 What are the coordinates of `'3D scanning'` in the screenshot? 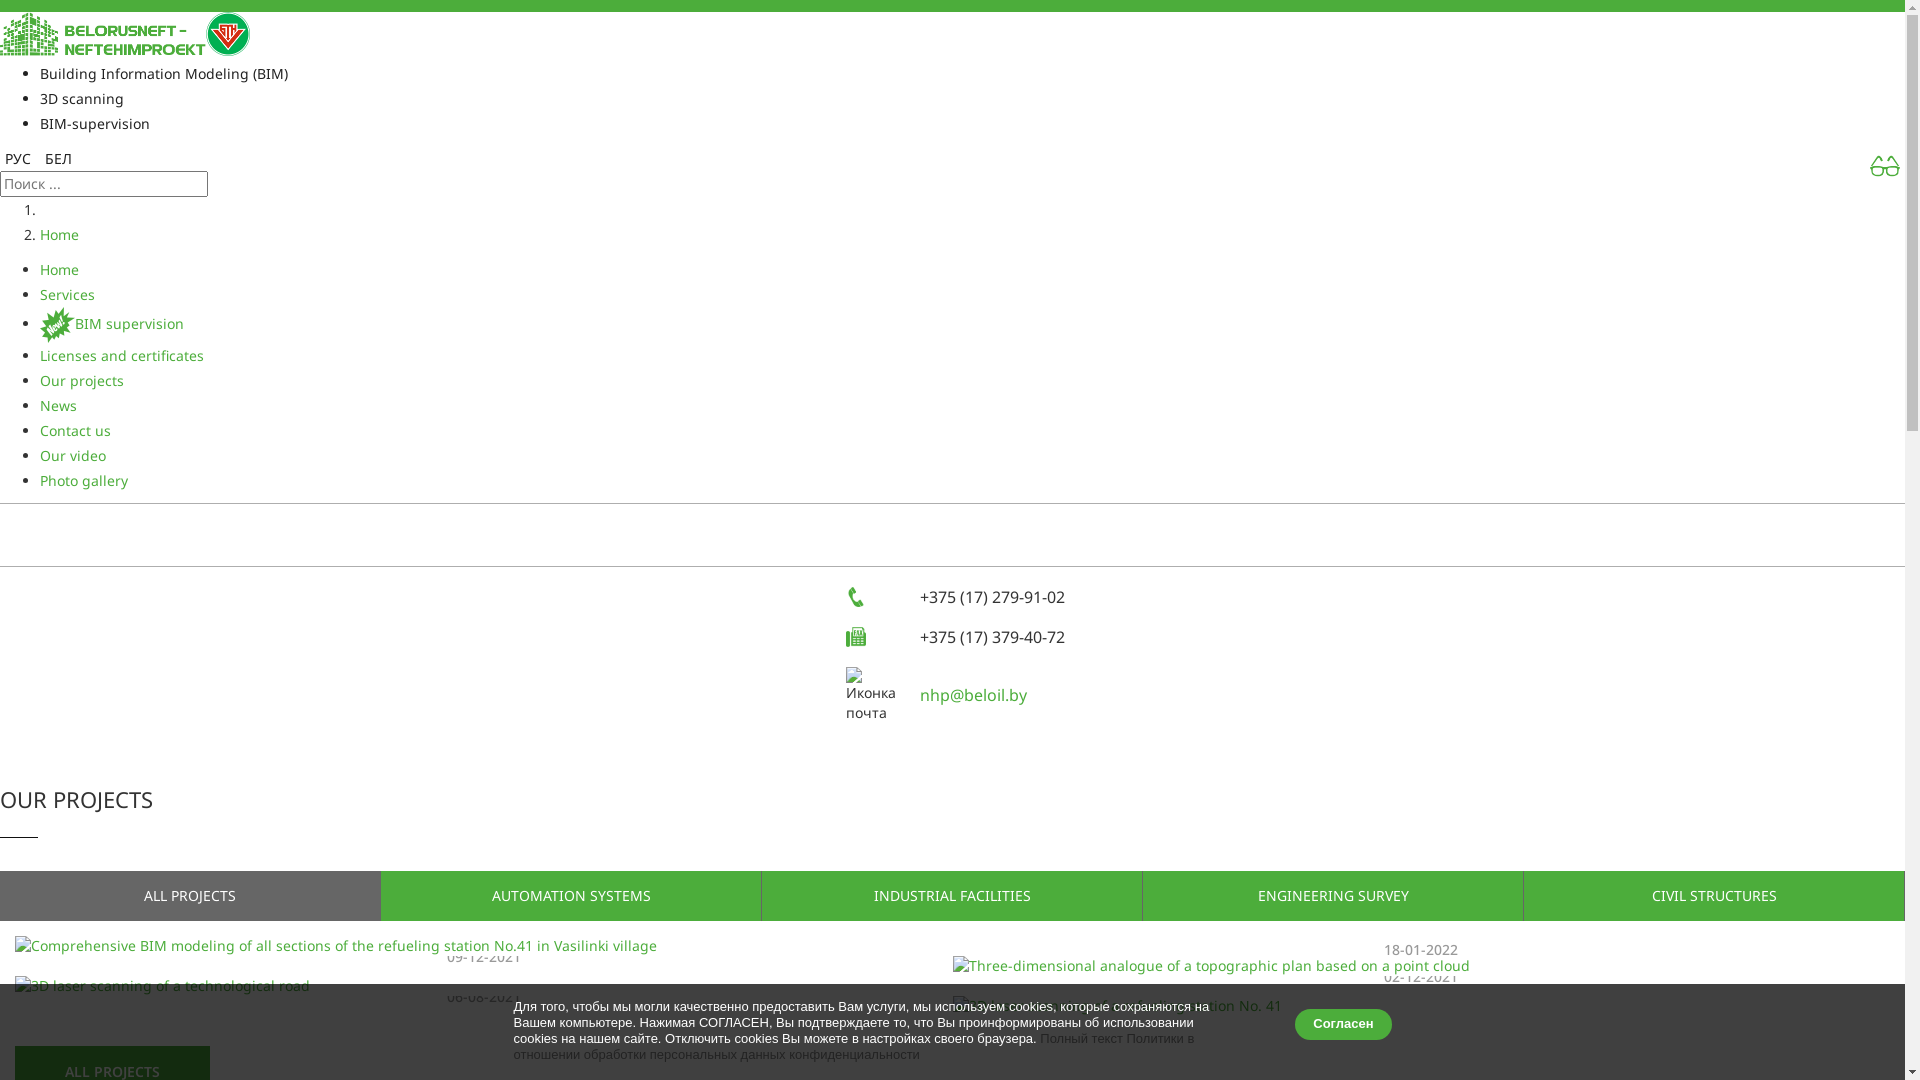 It's located at (39, 98).